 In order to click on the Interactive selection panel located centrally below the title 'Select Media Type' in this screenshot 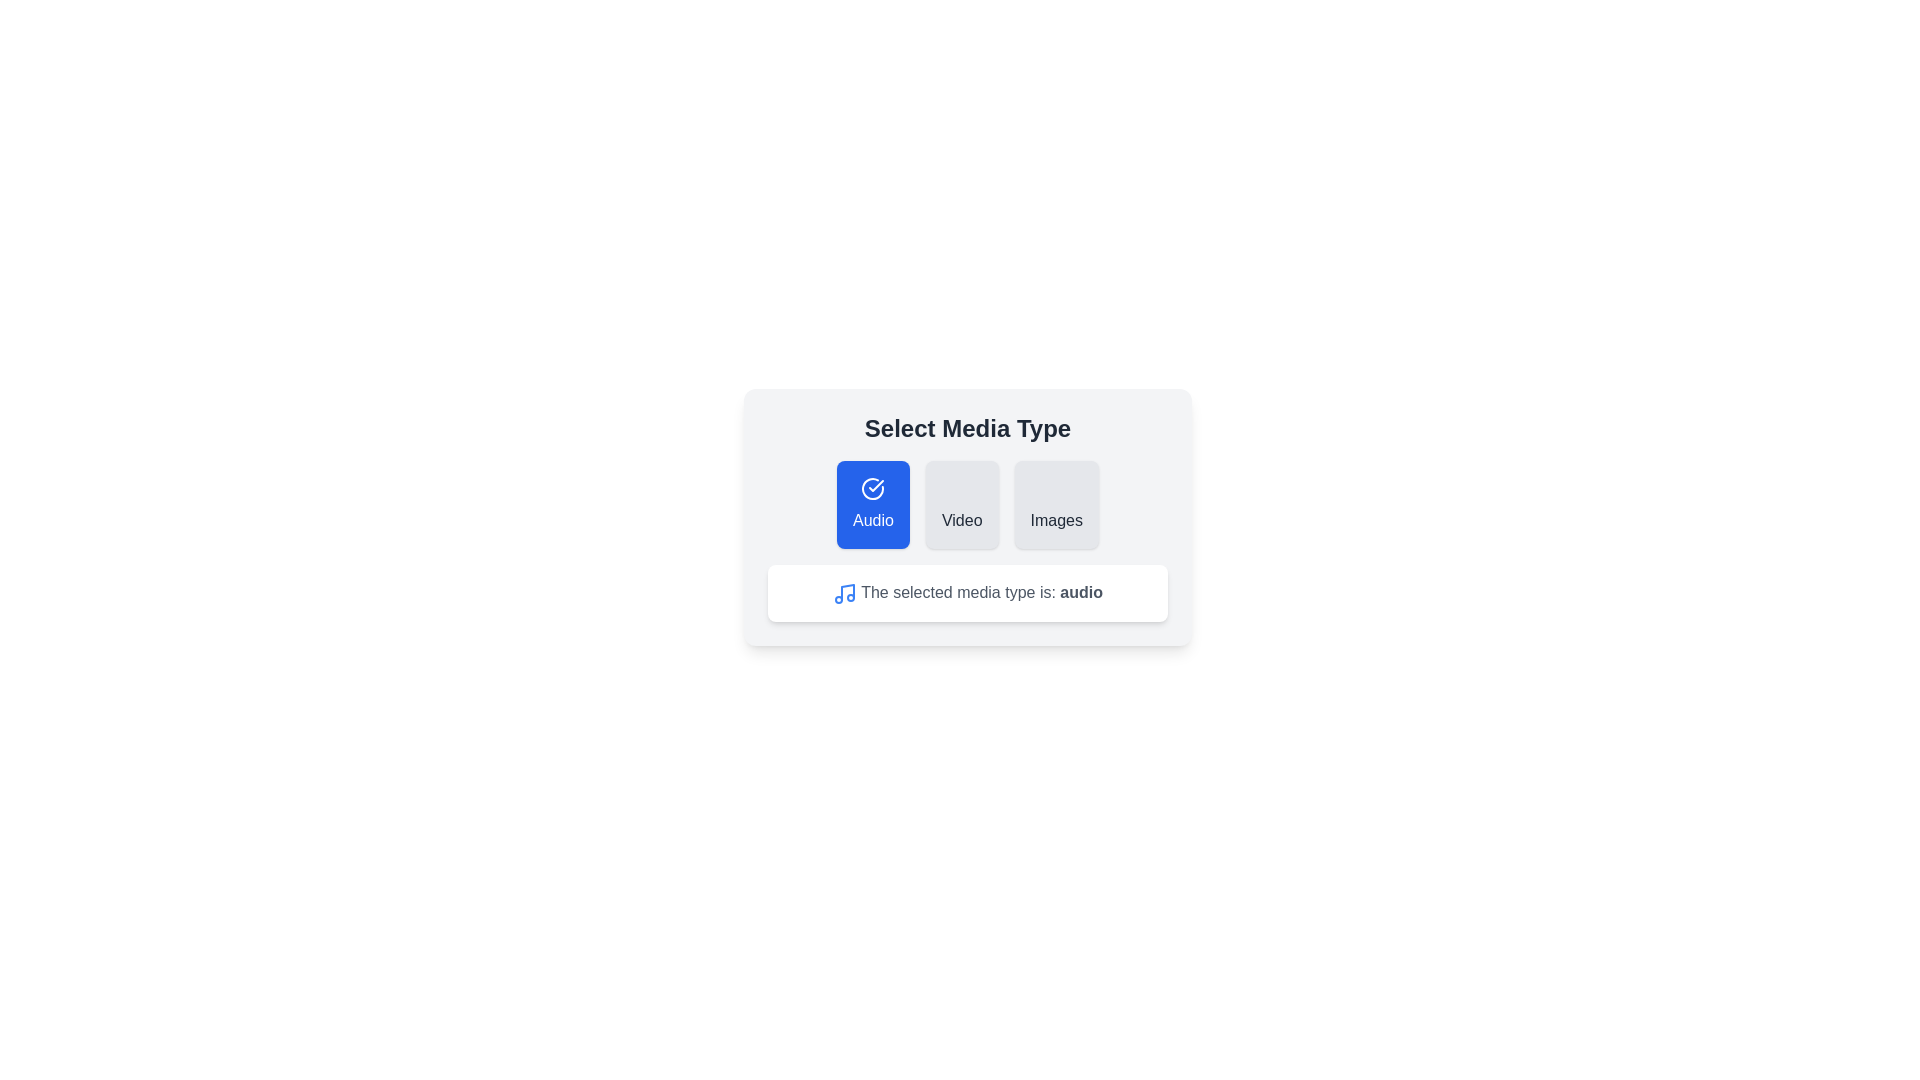, I will do `click(968, 515)`.